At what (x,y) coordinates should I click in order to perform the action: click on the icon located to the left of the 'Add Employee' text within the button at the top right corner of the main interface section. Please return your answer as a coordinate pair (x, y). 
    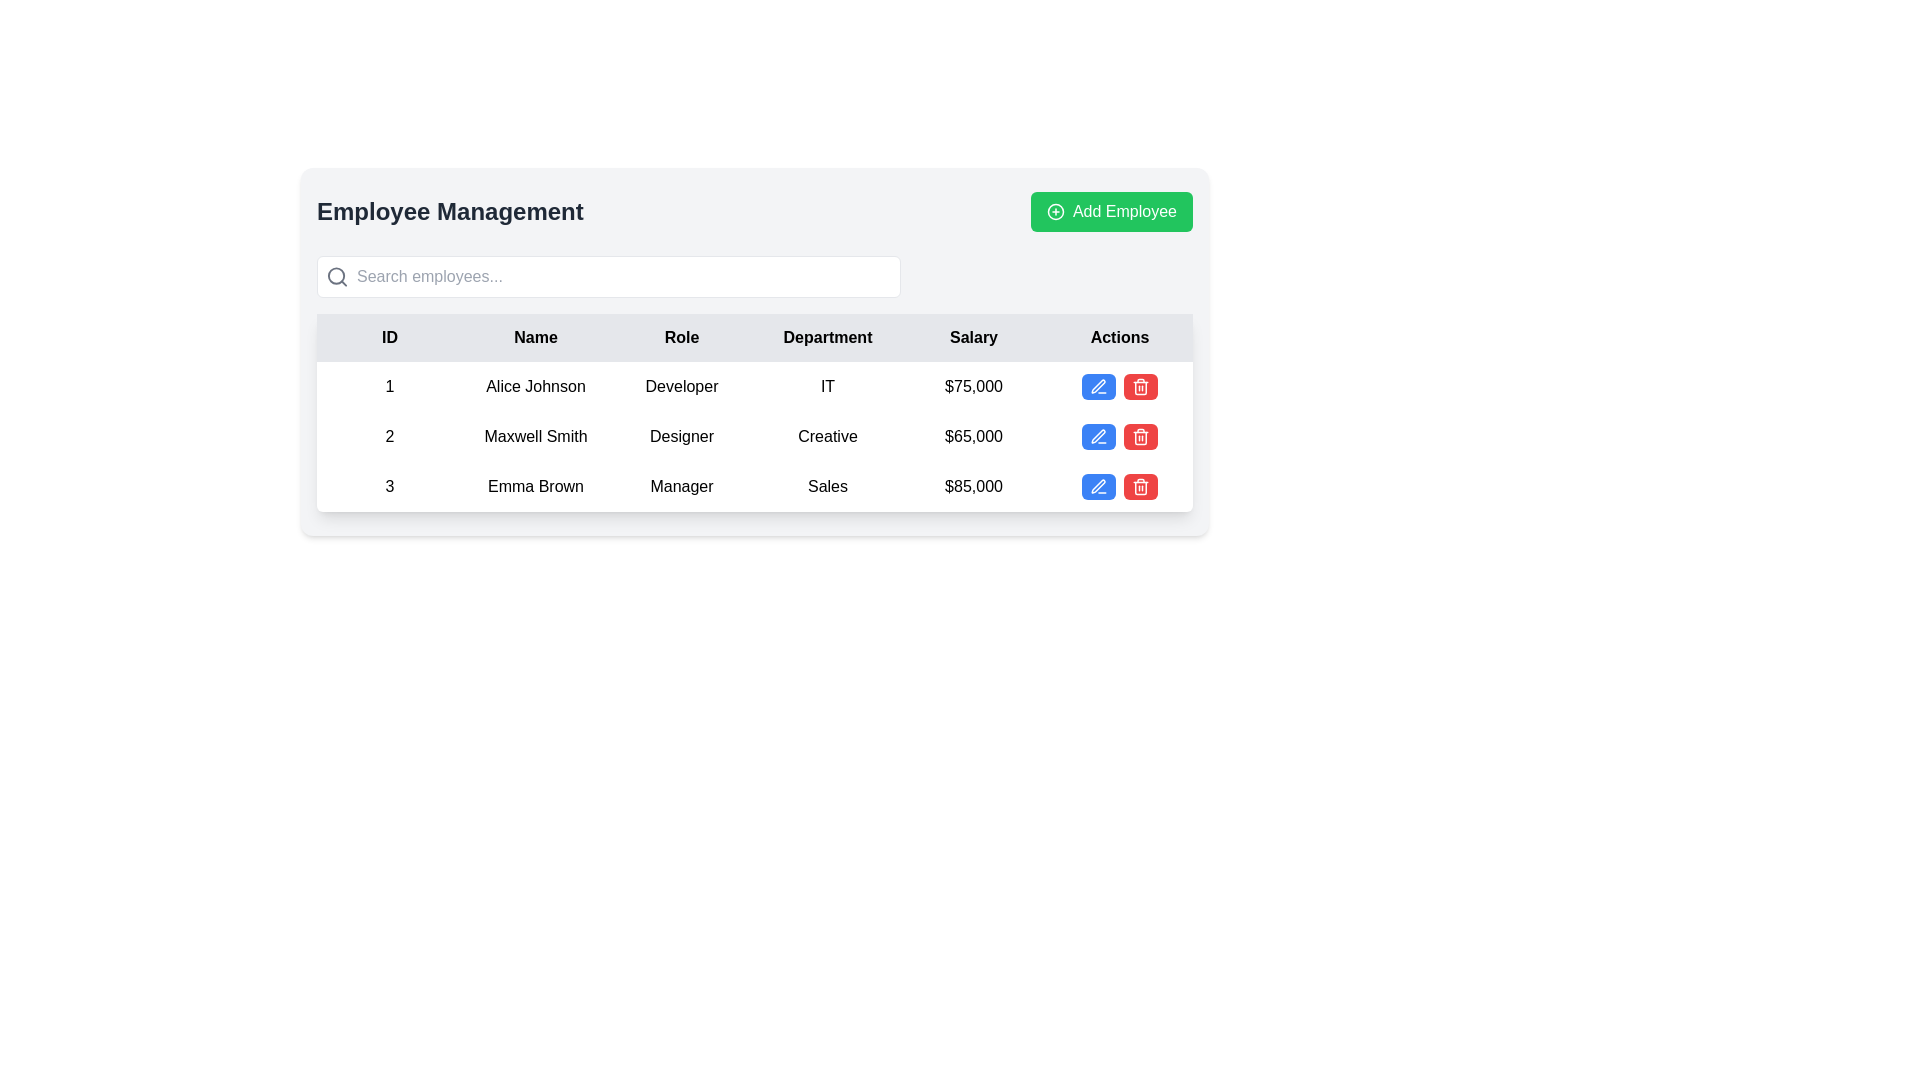
    Looking at the image, I should click on (1055, 212).